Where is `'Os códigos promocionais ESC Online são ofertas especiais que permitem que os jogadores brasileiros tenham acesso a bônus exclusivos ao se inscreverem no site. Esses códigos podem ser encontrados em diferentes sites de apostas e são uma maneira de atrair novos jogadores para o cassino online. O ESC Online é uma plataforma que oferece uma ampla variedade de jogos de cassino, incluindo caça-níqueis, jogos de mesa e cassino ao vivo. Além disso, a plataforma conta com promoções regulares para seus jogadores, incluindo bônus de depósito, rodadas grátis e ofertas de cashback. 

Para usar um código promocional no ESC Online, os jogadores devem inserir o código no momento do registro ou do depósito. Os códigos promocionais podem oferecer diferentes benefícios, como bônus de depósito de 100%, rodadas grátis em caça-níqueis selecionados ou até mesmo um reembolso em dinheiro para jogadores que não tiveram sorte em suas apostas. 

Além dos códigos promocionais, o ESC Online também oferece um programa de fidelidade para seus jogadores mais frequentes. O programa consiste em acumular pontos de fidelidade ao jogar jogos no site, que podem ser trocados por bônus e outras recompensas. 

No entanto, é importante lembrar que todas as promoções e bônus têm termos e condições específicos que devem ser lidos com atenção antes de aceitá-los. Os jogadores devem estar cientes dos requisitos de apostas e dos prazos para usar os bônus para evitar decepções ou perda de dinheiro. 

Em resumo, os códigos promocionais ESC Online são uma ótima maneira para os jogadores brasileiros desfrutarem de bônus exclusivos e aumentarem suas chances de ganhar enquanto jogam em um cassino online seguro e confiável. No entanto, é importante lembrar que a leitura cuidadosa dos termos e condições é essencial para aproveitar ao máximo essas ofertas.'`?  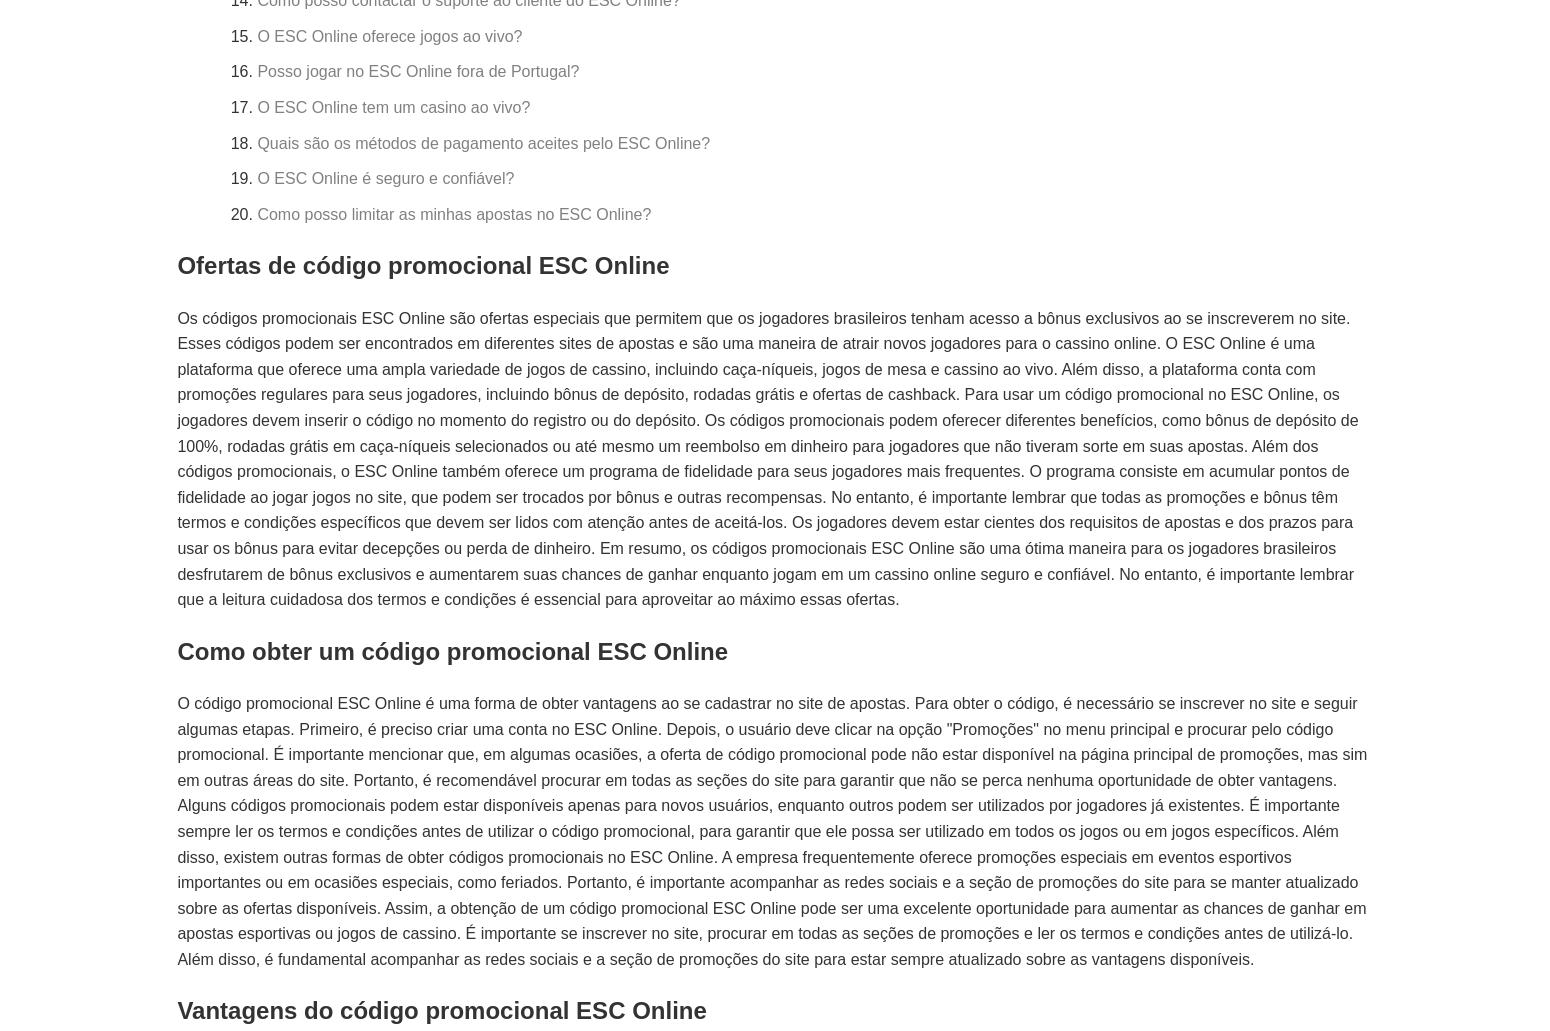
'Os códigos promocionais ESC Online são ofertas especiais que permitem que os jogadores brasileiros tenham acesso a bônus exclusivos ao se inscreverem no site. Esses códigos podem ser encontrados em diferentes sites de apostas e são uma maneira de atrair novos jogadores para o cassino online. O ESC Online é uma plataforma que oferece uma ampla variedade de jogos de cassino, incluindo caça-níqueis, jogos de mesa e cassino ao vivo. Além disso, a plataforma conta com promoções regulares para seus jogadores, incluindo bônus de depósito, rodadas grátis e ofertas de cashback. 

Para usar um código promocional no ESC Online, os jogadores devem inserir o código no momento do registro ou do depósito. Os códigos promocionais podem oferecer diferentes benefícios, como bônus de depósito de 100%, rodadas grátis em caça-níqueis selecionados ou até mesmo um reembolso em dinheiro para jogadores que não tiveram sorte em suas apostas. 

Além dos códigos promocionais, o ESC Online também oferece um programa de fidelidade para seus jogadores mais frequentes. O programa consiste em acumular pontos de fidelidade ao jogar jogos no site, que podem ser trocados por bônus e outras recompensas. 

No entanto, é importante lembrar que todas as promoções e bônus têm termos e condições específicos que devem ser lidos com atenção antes de aceitá-los. Os jogadores devem estar cientes dos requisitos de apostas e dos prazos para usar os bônus para evitar decepções ou perda de dinheiro. 

Em resumo, os códigos promocionais ESC Online são uma ótima maneira para os jogadores brasileiros desfrutarem de bônus exclusivos e aumentarem suas chances de ganhar enquanto jogam em um cassino online seguro e confiável. No entanto, é importante lembrar que a leitura cuidadosa dos termos e condições é essencial para aproveitar ao máximo essas ofertas.' is located at coordinates (767, 458).